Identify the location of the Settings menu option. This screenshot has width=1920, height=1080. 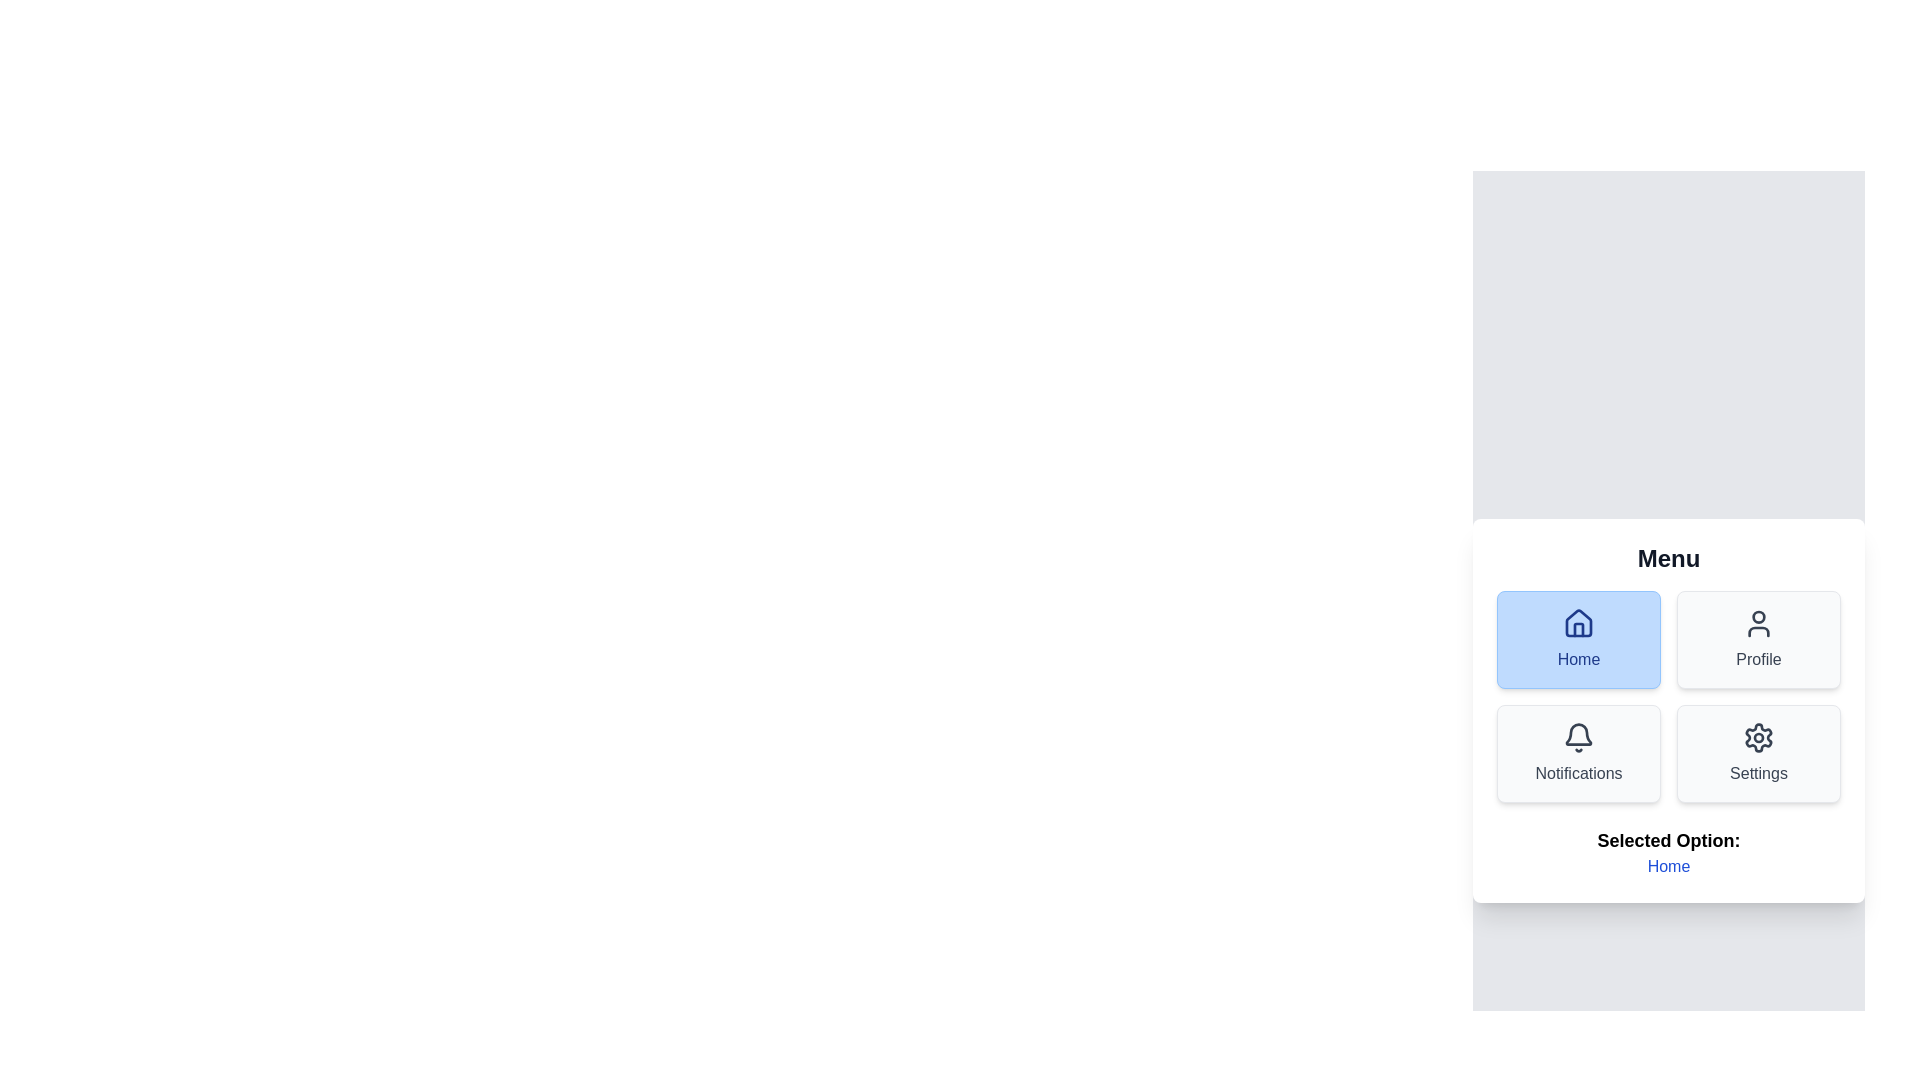
(1757, 753).